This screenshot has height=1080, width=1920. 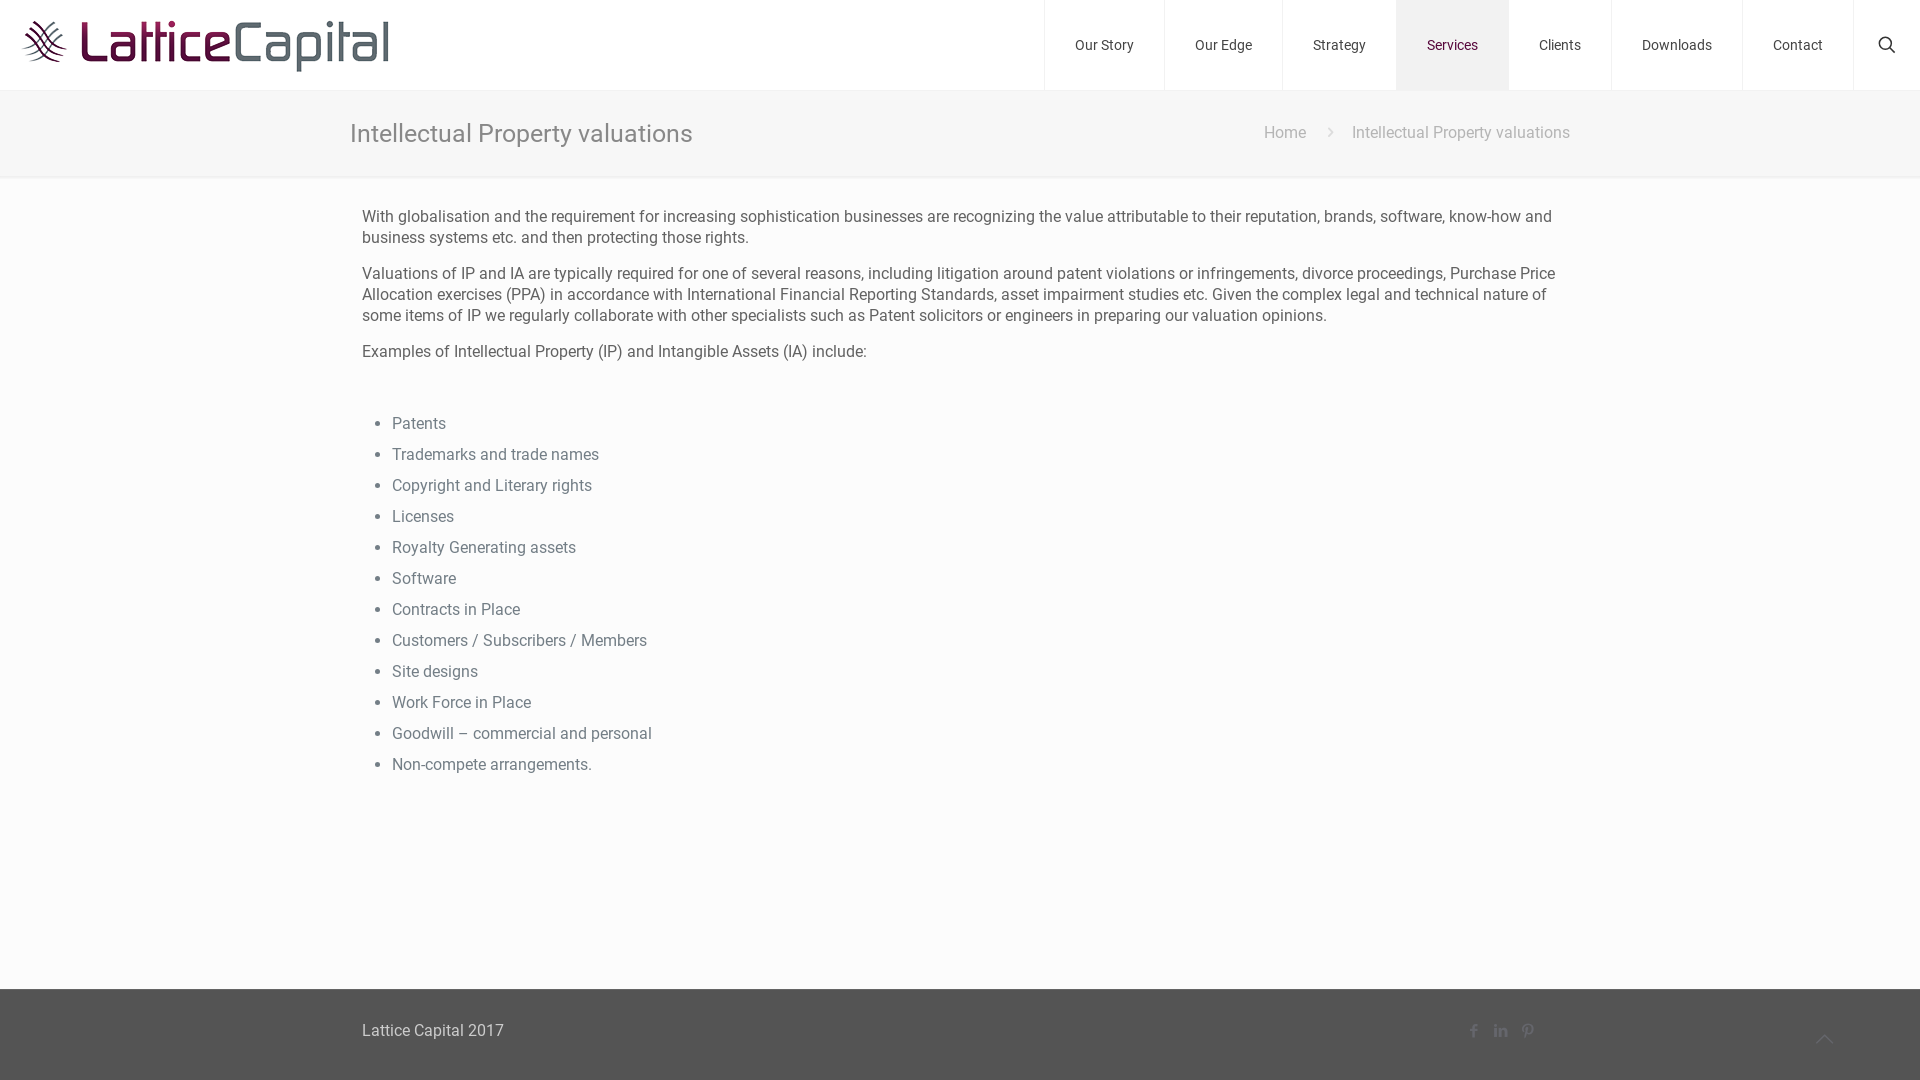 What do you see at coordinates (1489, 1030) in the screenshot?
I see `'LinkedIn'` at bounding box center [1489, 1030].